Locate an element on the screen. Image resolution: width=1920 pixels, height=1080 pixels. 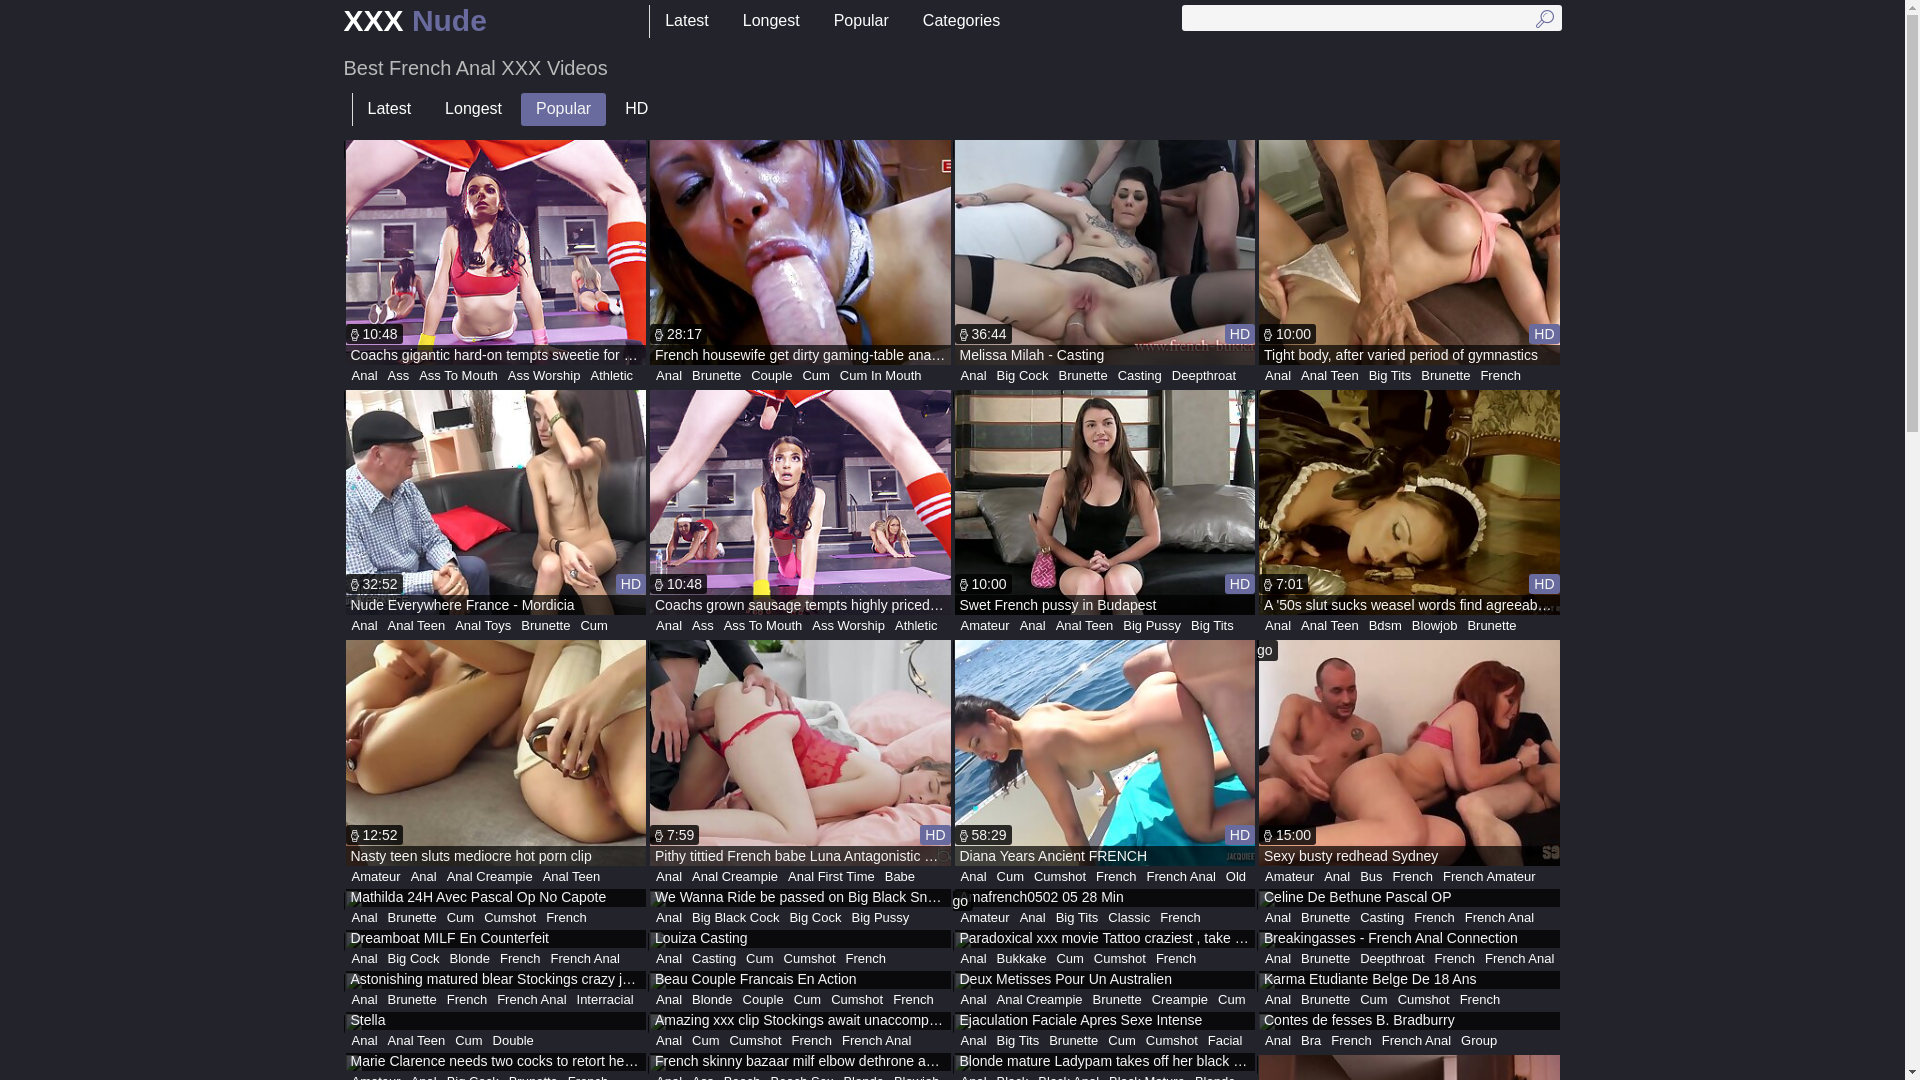
'Deepthroat' is located at coordinates (1203, 375).